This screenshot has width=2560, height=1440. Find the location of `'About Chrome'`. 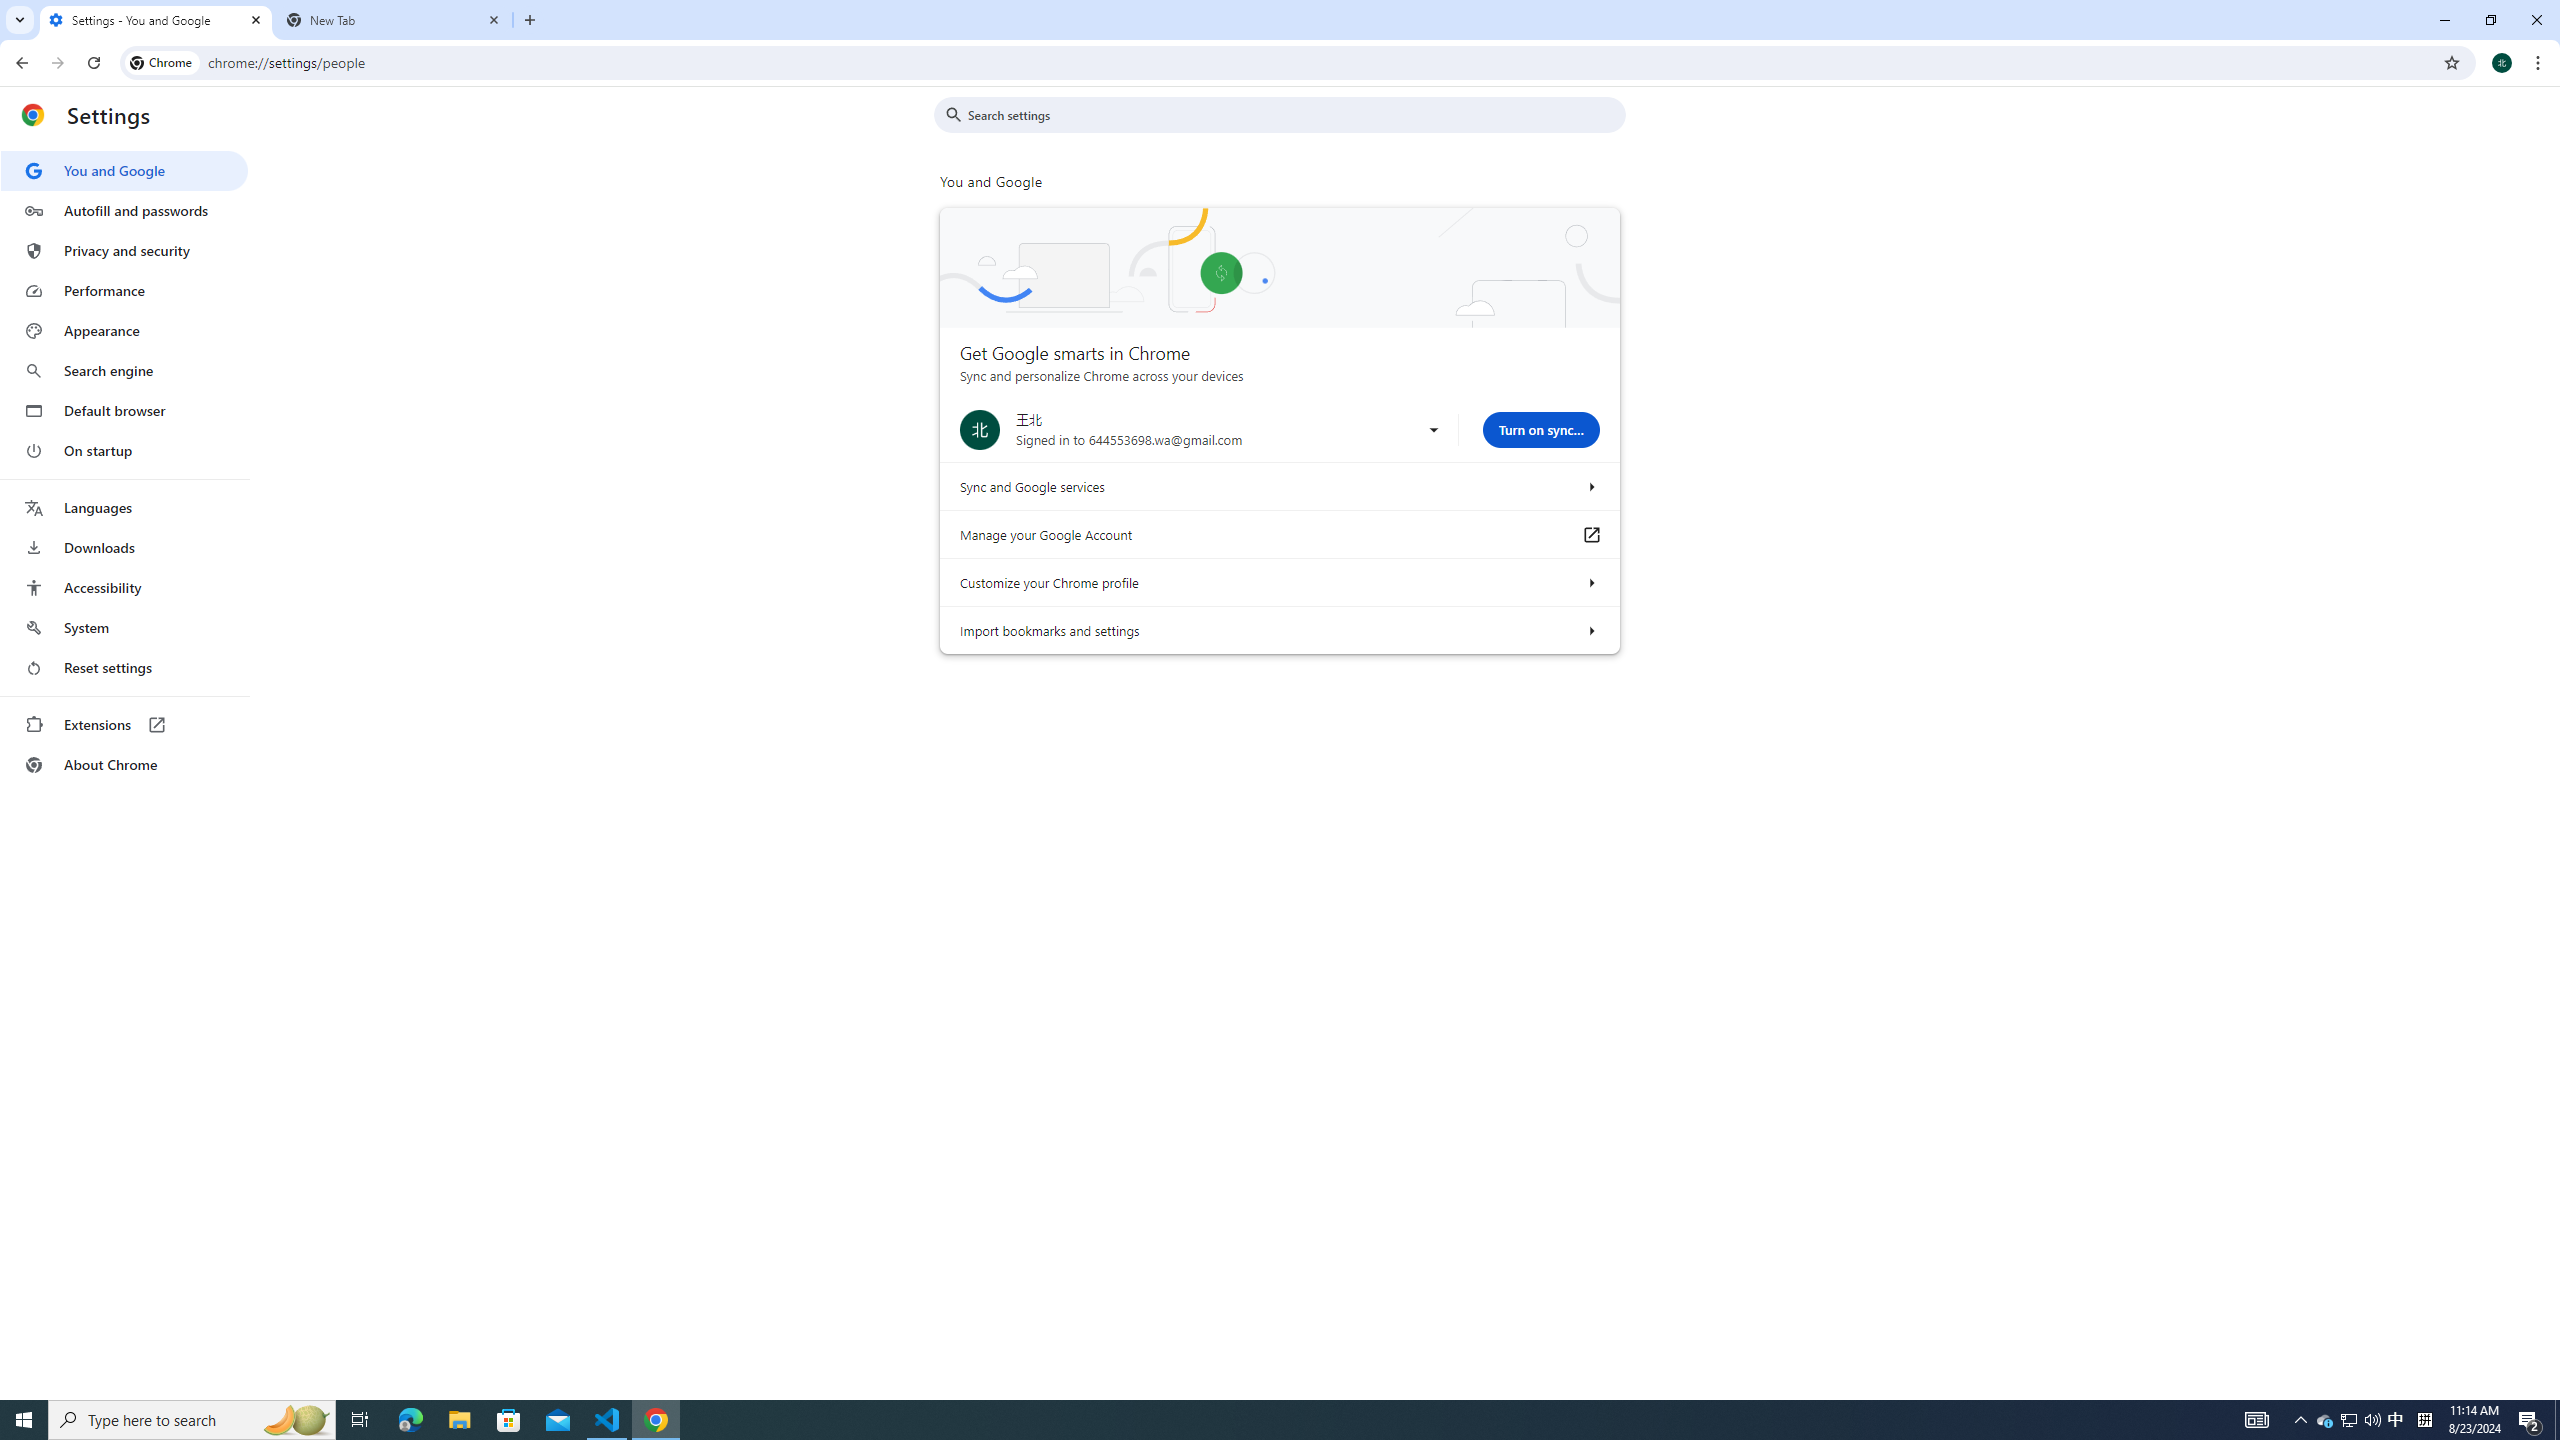

'About Chrome' is located at coordinates (123, 763).